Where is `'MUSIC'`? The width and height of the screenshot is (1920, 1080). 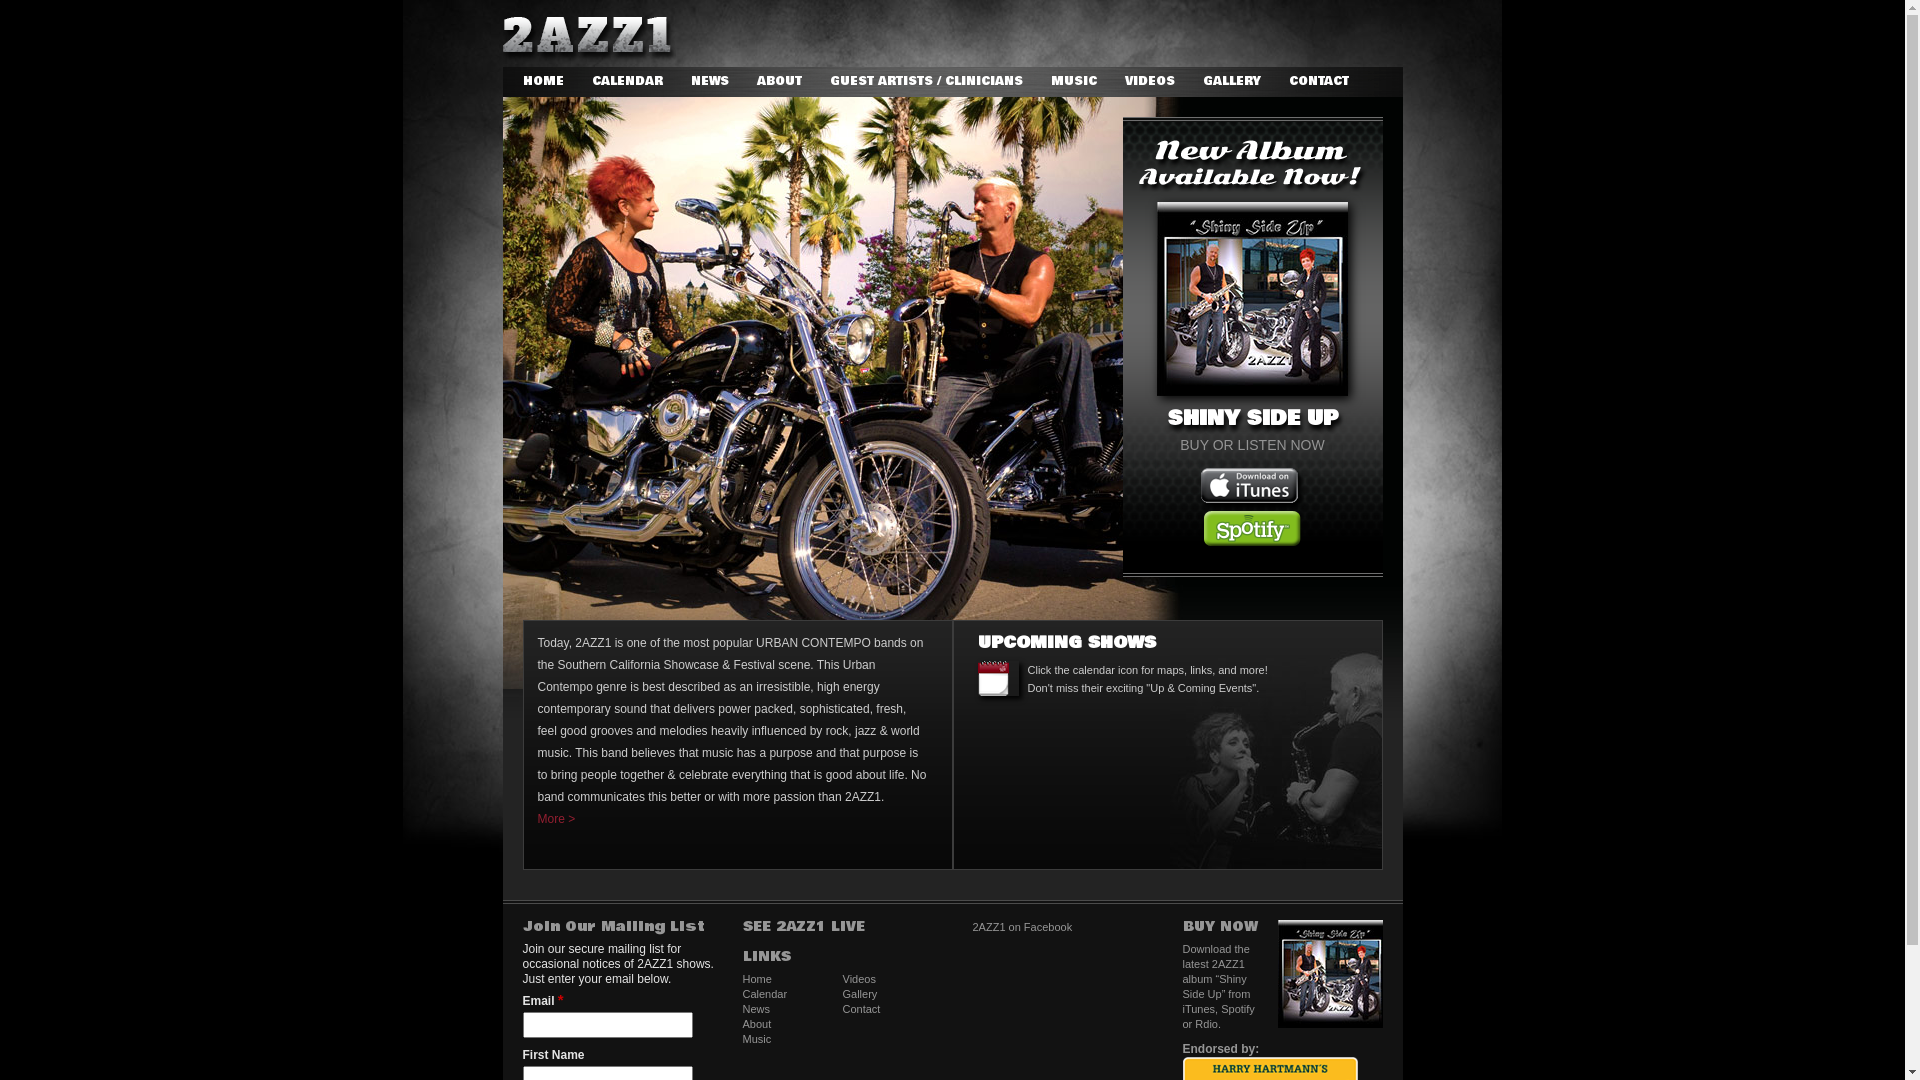 'MUSIC' is located at coordinates (1072, 80).